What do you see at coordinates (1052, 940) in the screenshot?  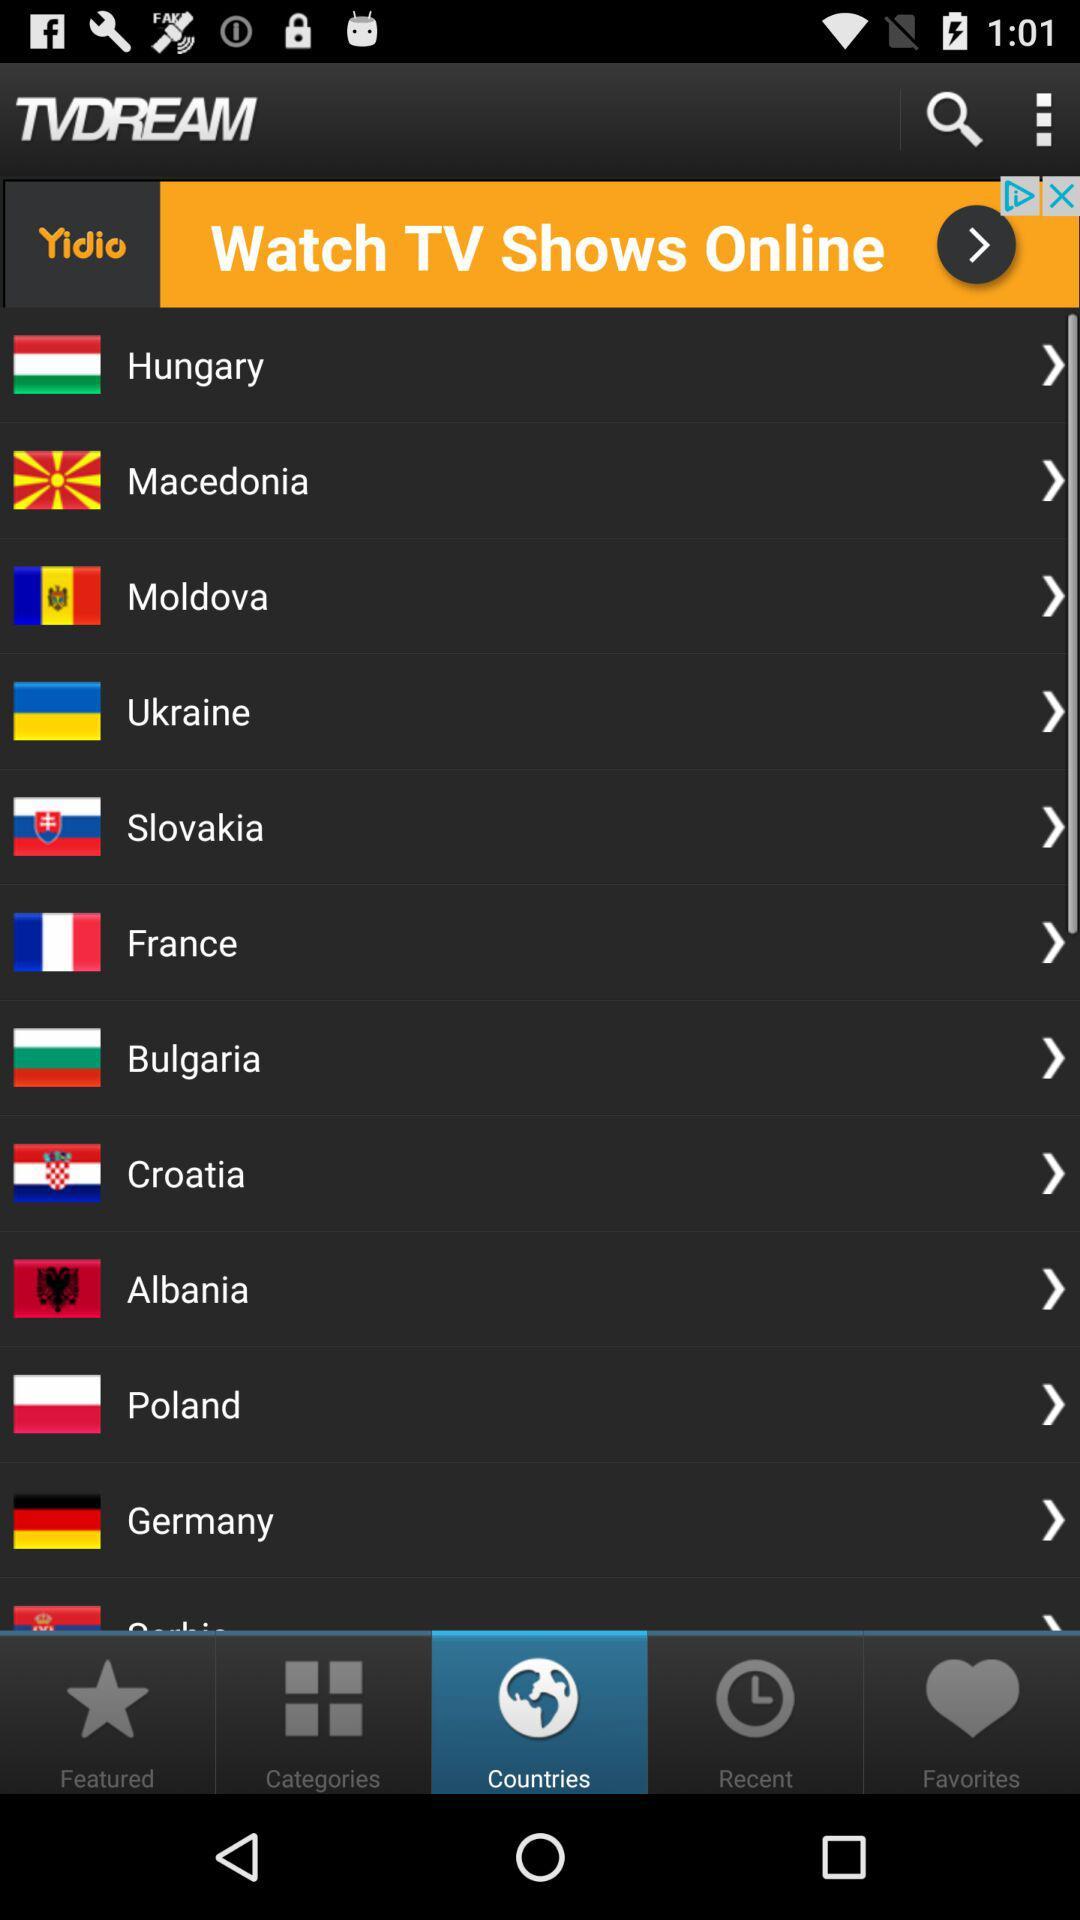 I see `the arrow next to france` at bounding box center [1052, 940].